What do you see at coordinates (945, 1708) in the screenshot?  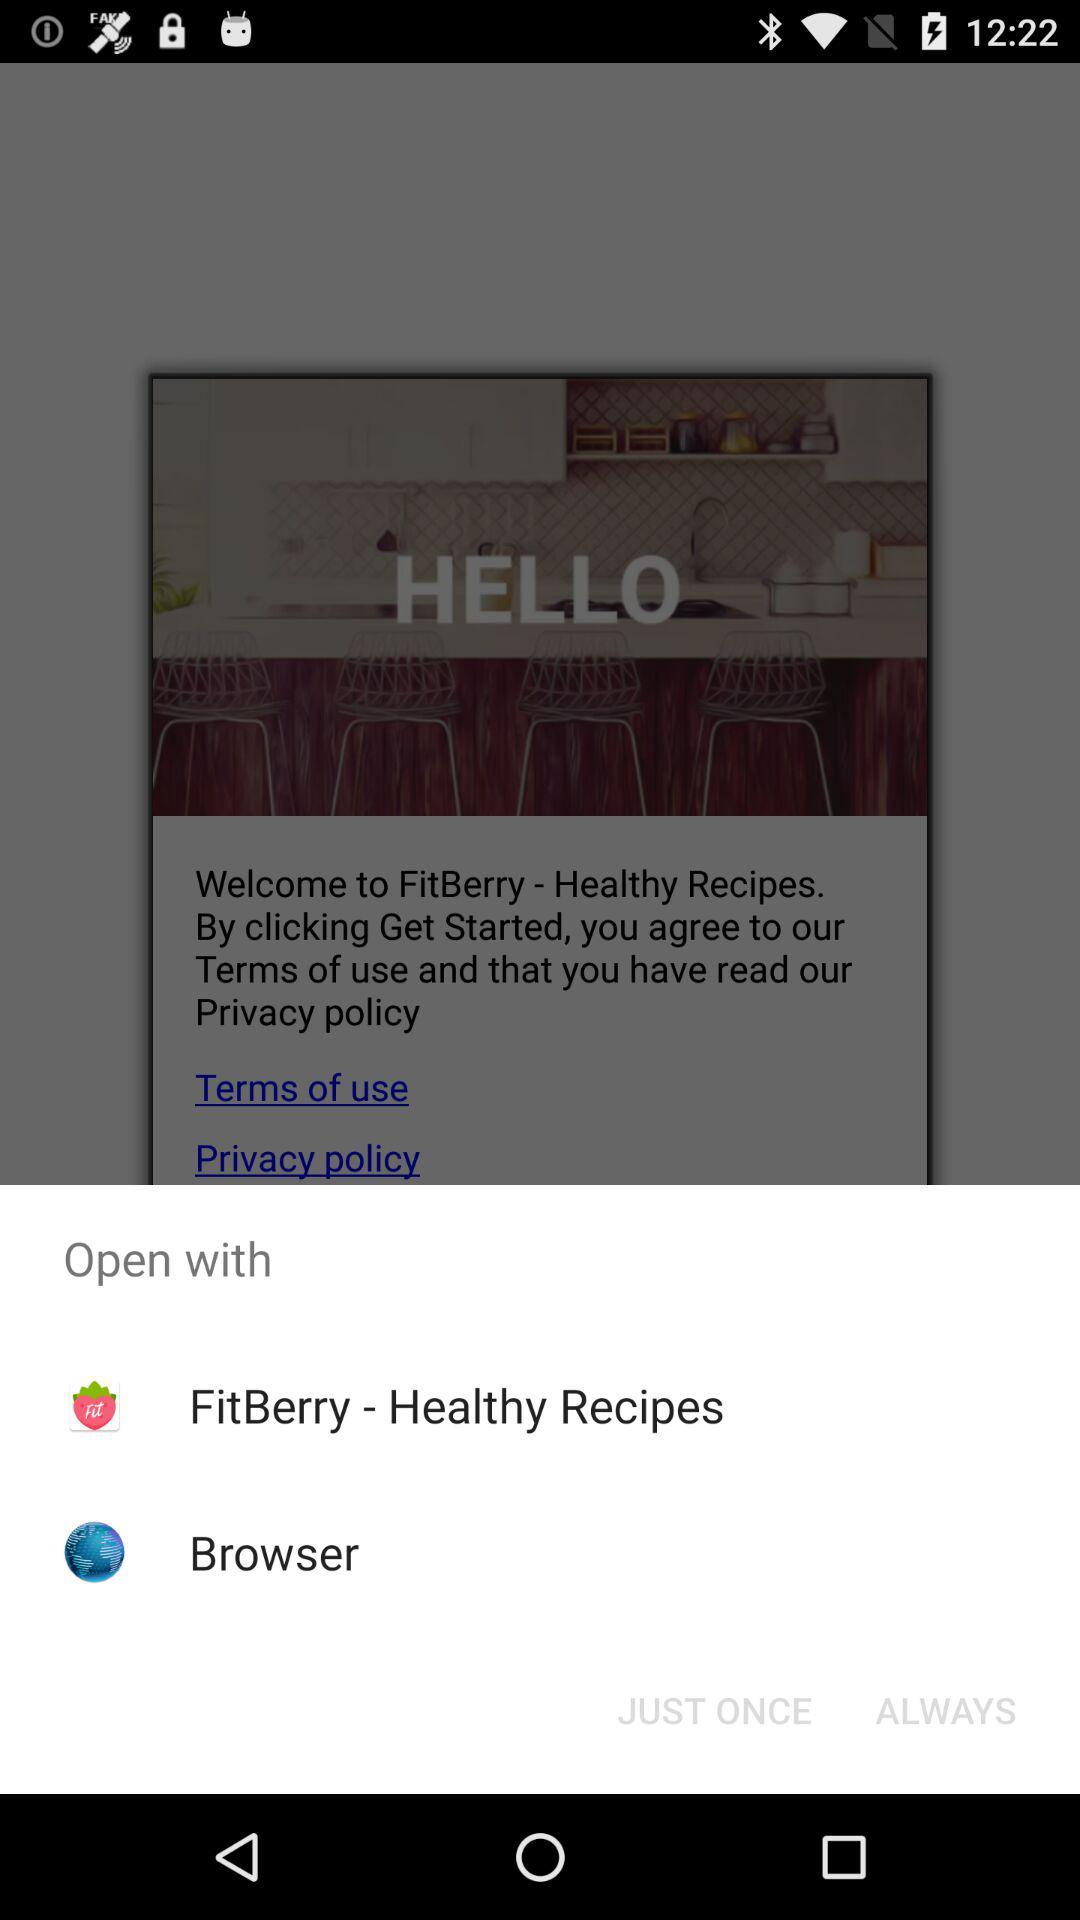 I see `the always item` at bounding box center [945, 1708].